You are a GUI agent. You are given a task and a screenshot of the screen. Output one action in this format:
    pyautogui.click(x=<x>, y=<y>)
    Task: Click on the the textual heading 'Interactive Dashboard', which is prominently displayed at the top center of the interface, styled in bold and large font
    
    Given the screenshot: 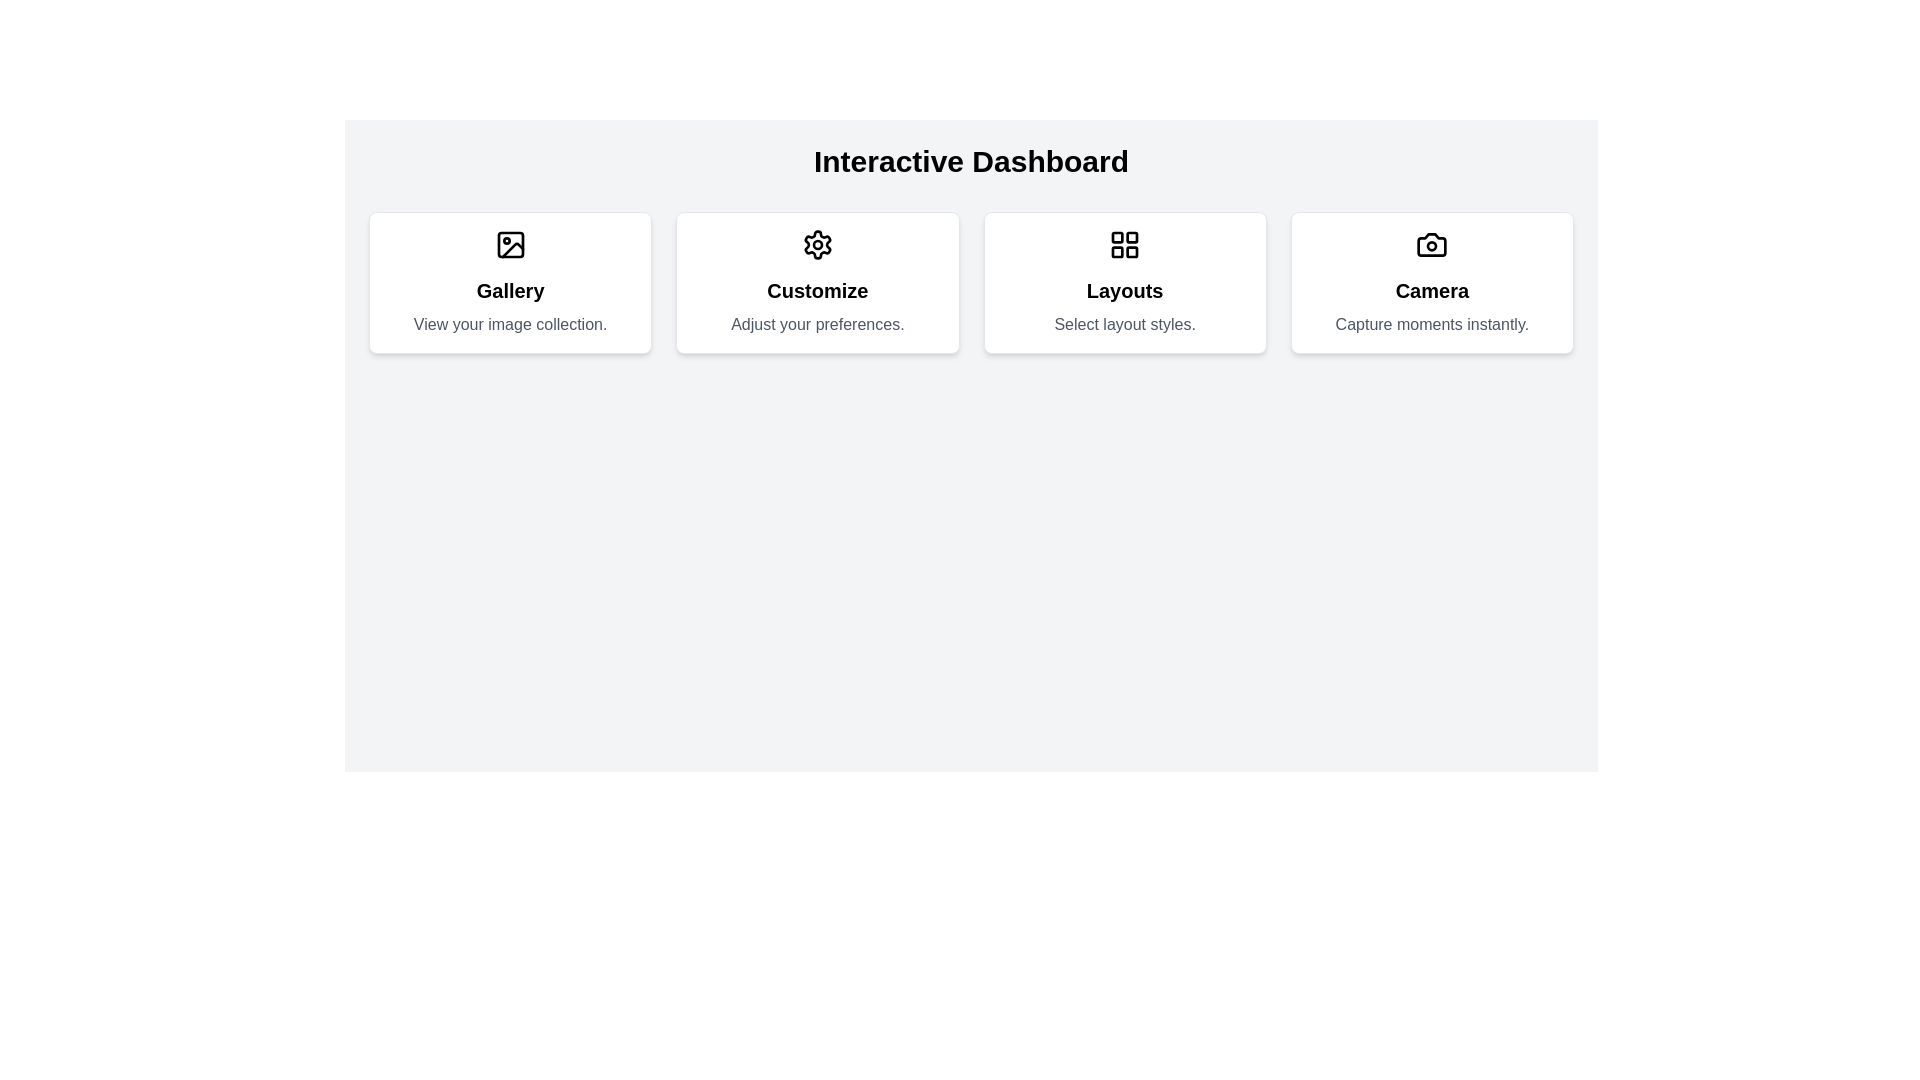 What is the action you would take?
    pyautogui.click(x=971, y=161)
    